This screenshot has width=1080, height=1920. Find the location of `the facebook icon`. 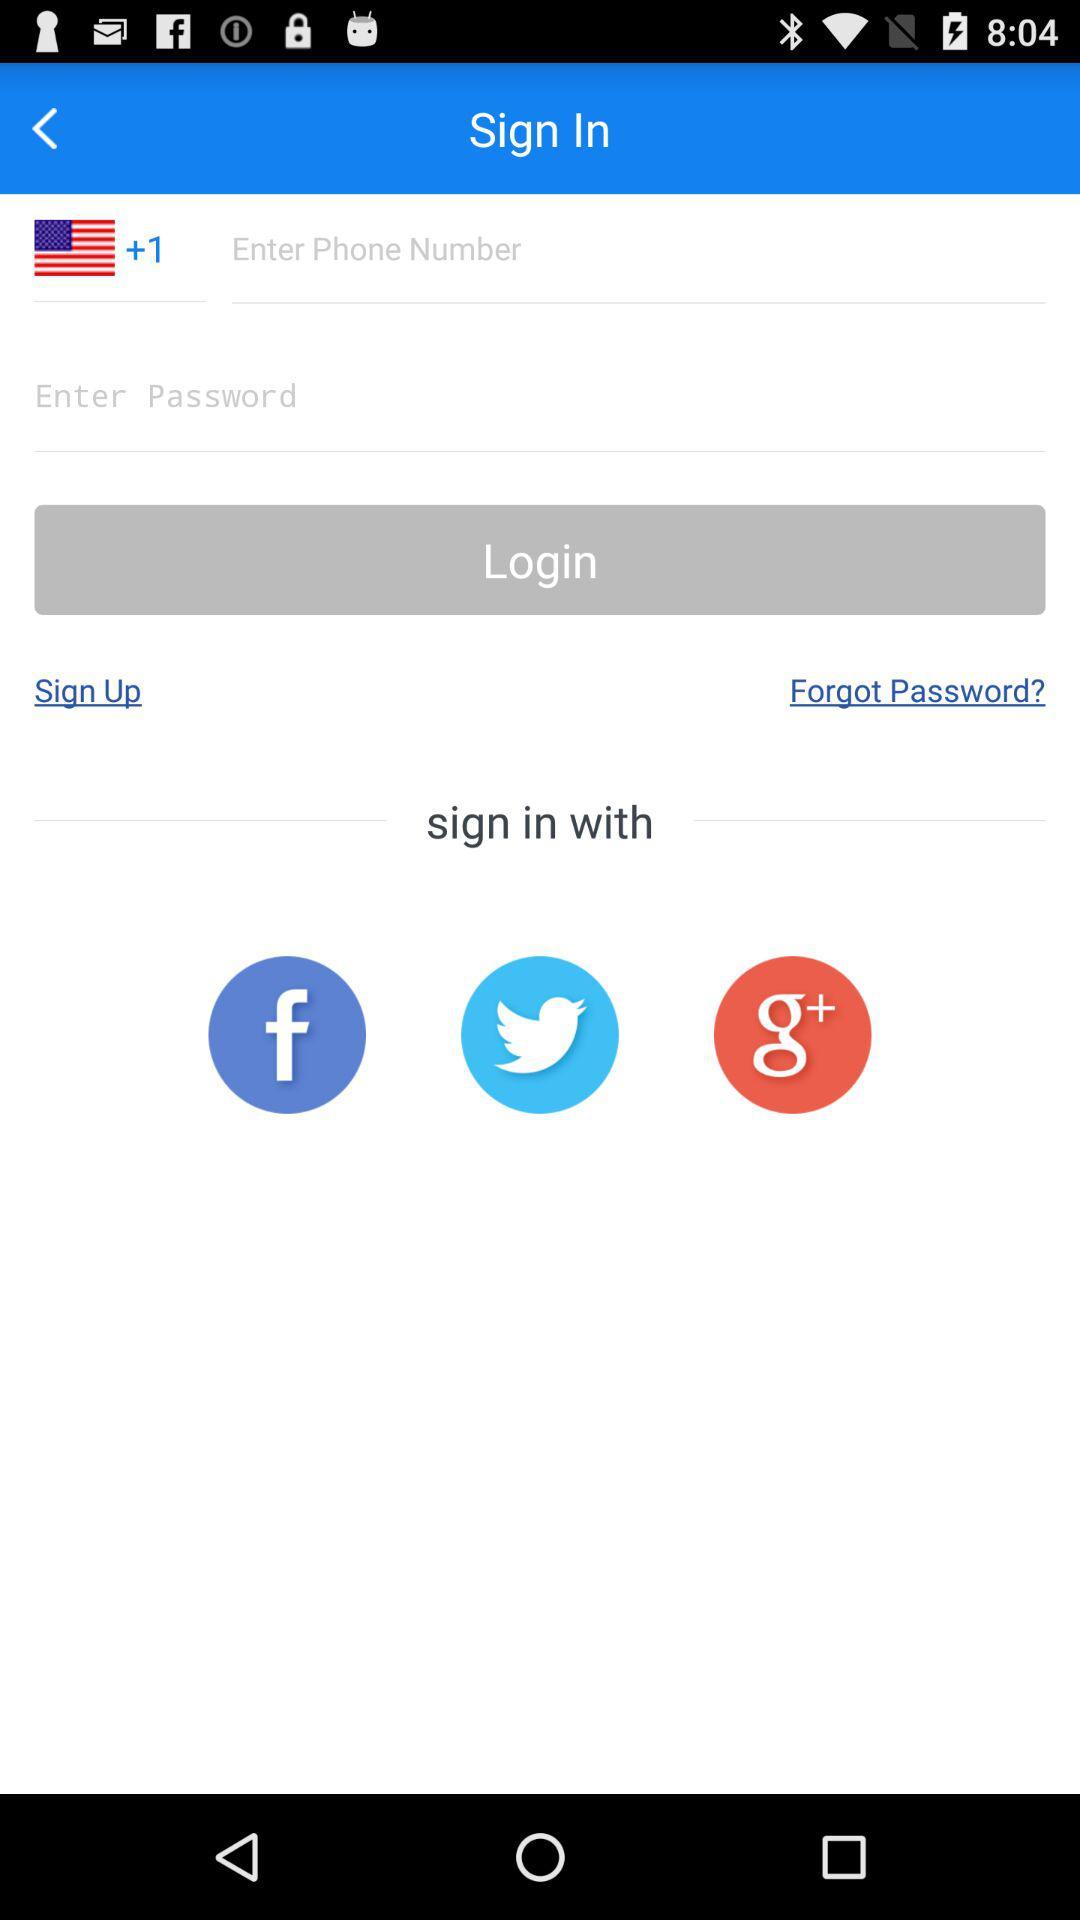

the facebook icon is located at coordinates (287, 1106).